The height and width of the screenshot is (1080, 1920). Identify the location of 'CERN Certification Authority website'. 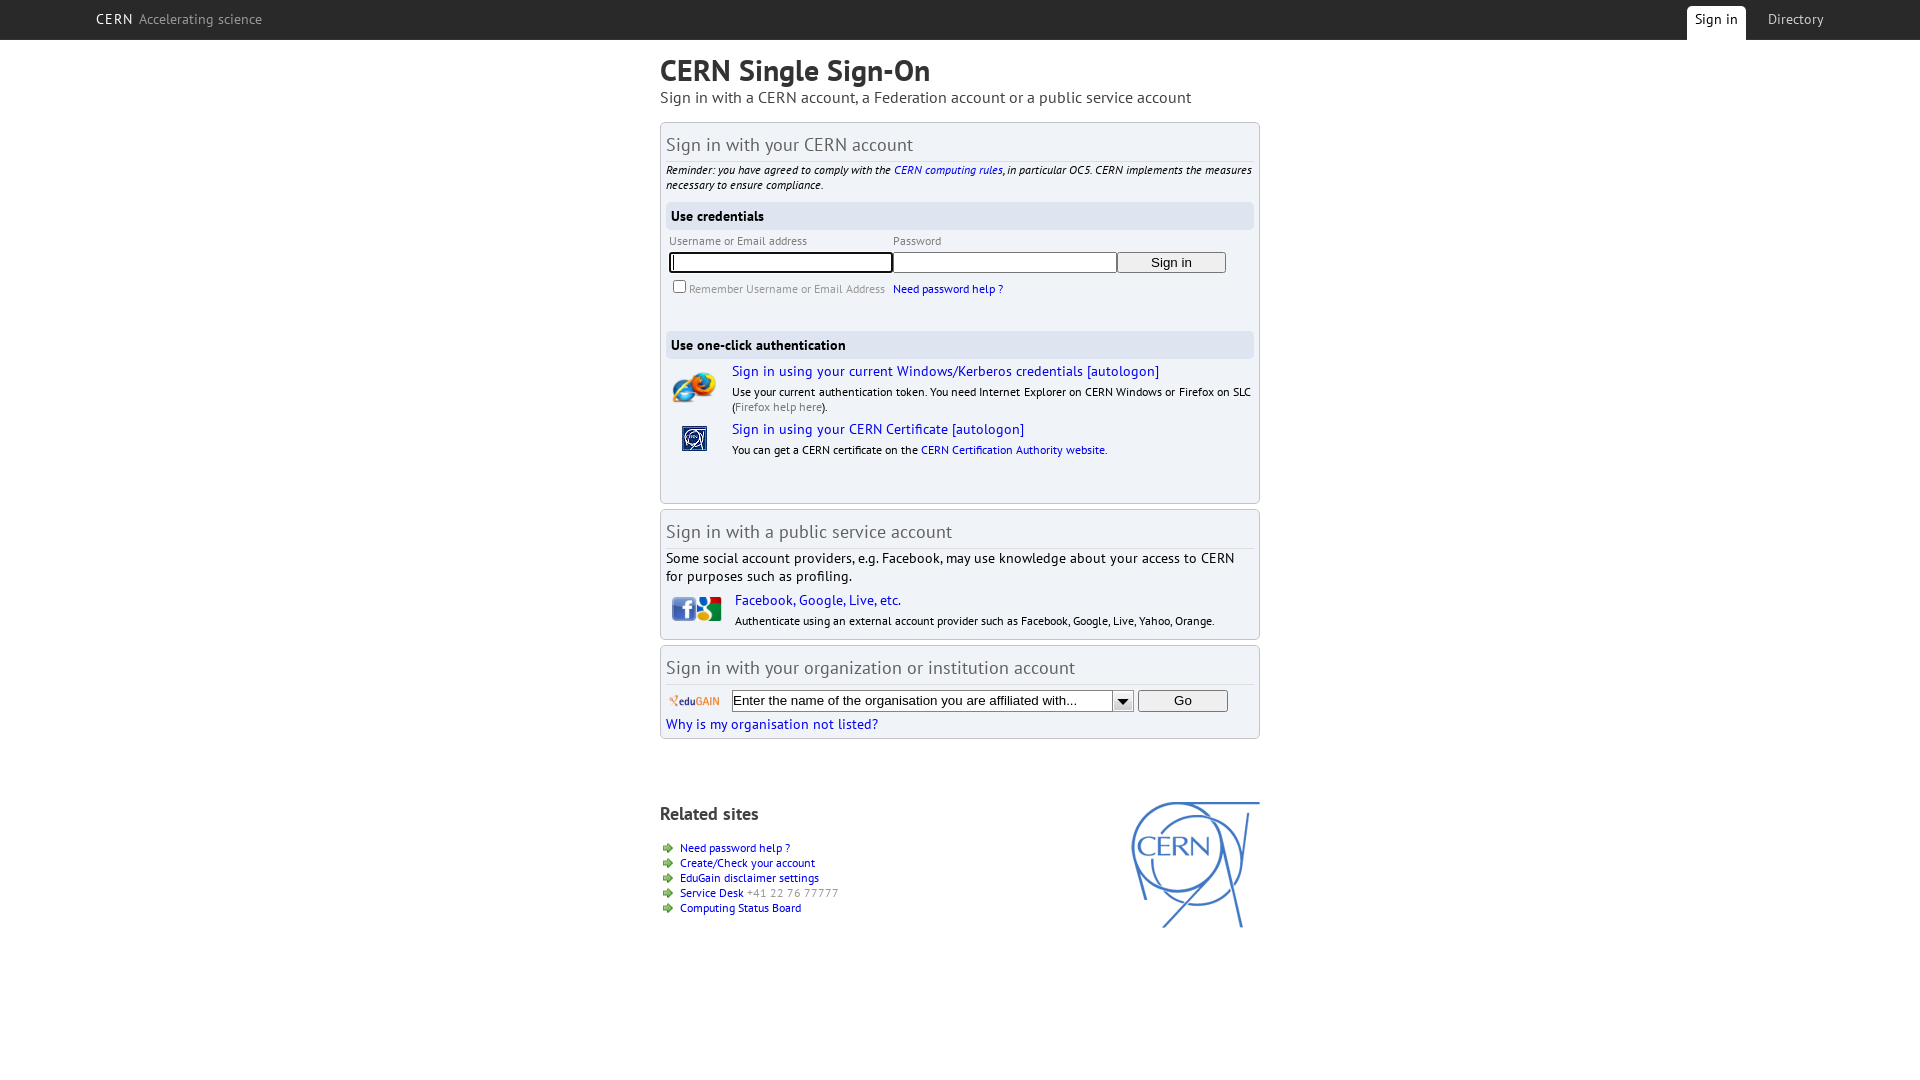
(920, 448).